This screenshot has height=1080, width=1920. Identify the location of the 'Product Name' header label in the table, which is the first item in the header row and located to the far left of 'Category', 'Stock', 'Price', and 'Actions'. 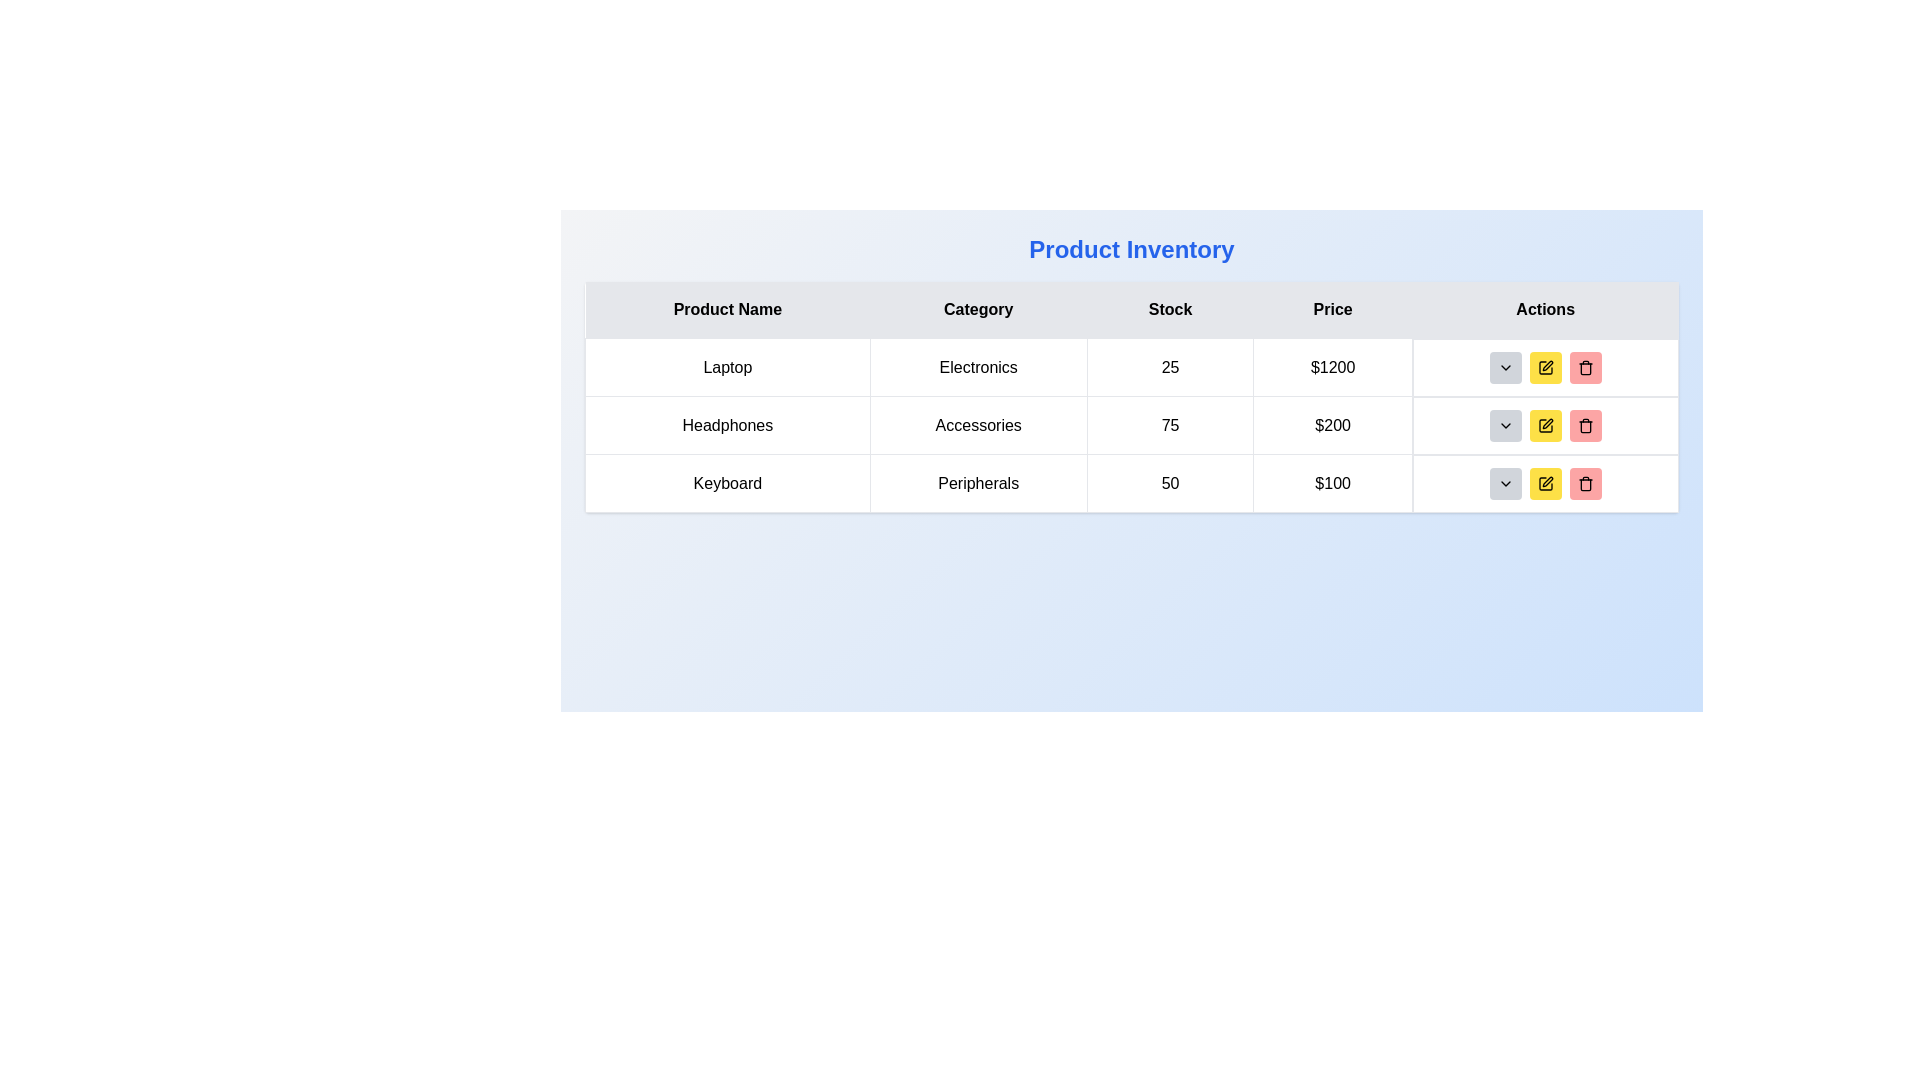
(726, 310).